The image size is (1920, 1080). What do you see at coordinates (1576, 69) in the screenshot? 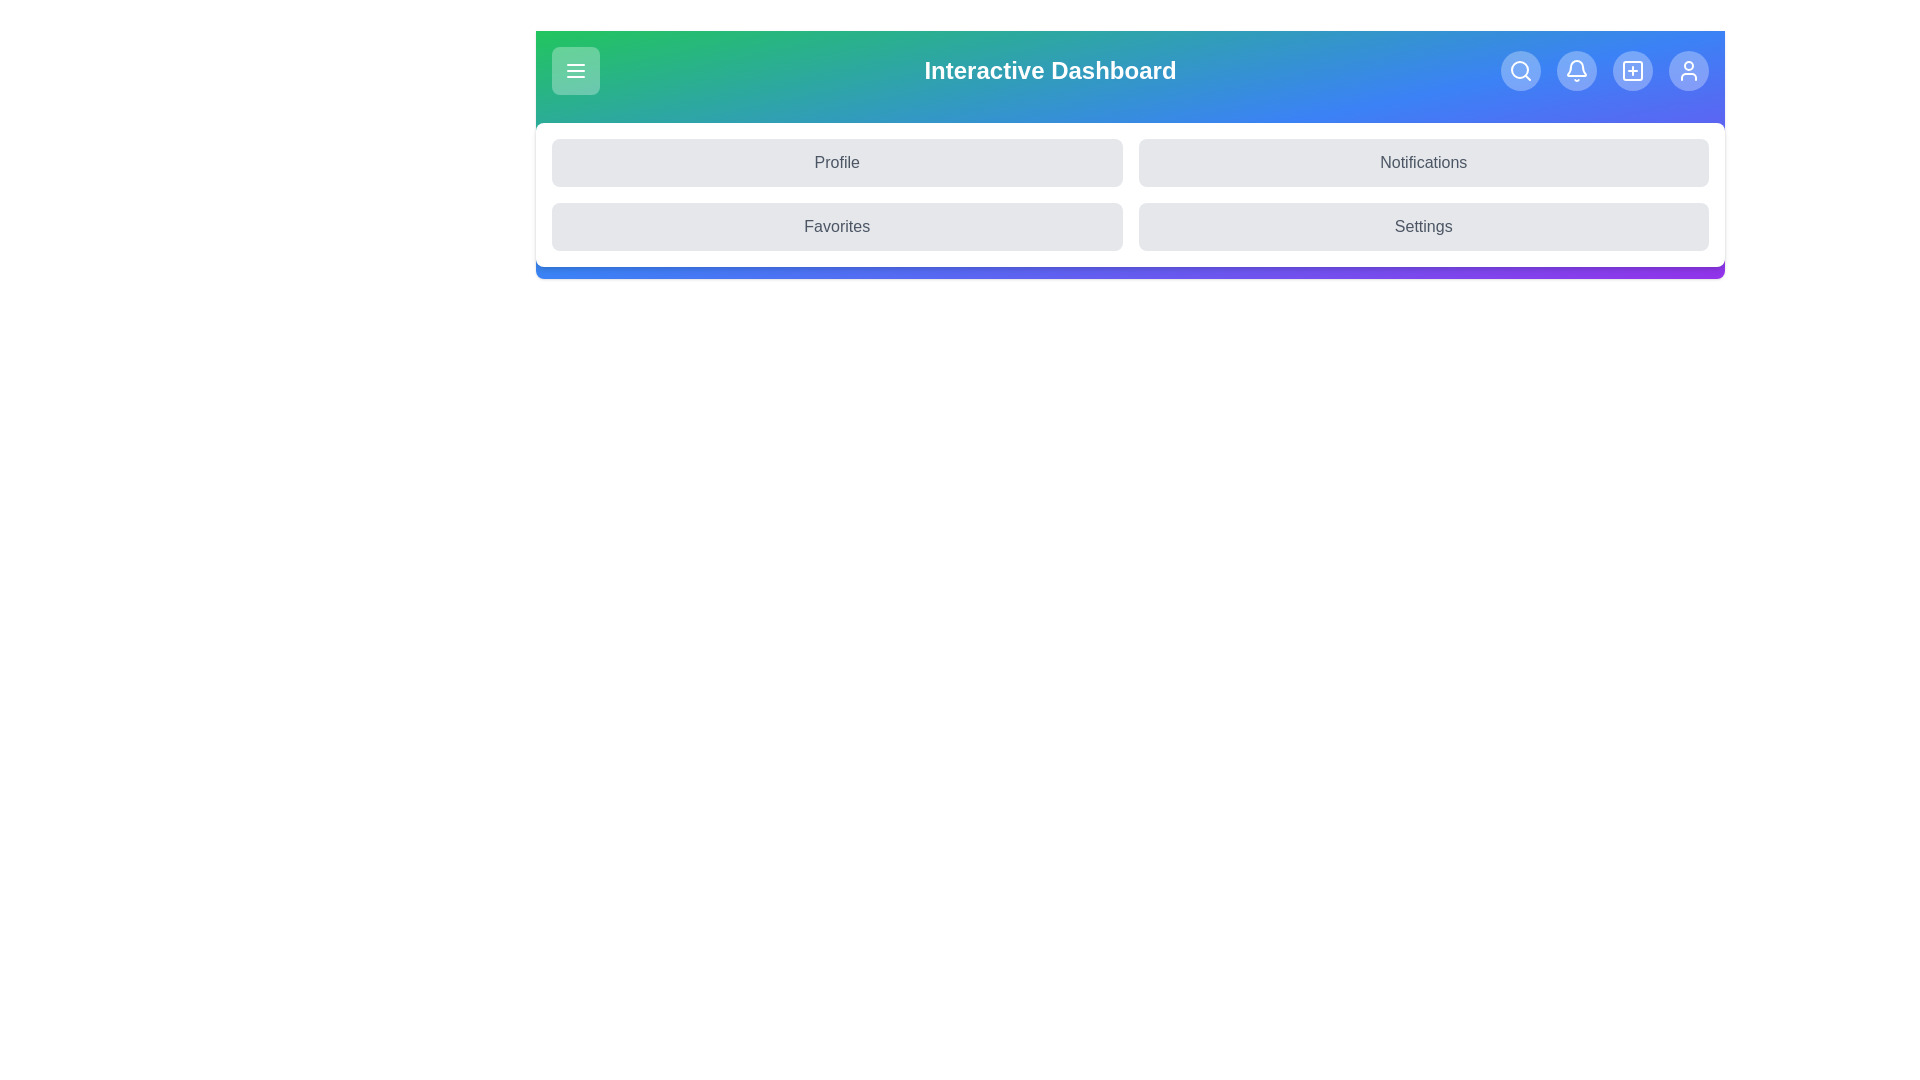
I see `the Notifications icon to navigate to the corresponding section` at bounding box center [1576, 69].